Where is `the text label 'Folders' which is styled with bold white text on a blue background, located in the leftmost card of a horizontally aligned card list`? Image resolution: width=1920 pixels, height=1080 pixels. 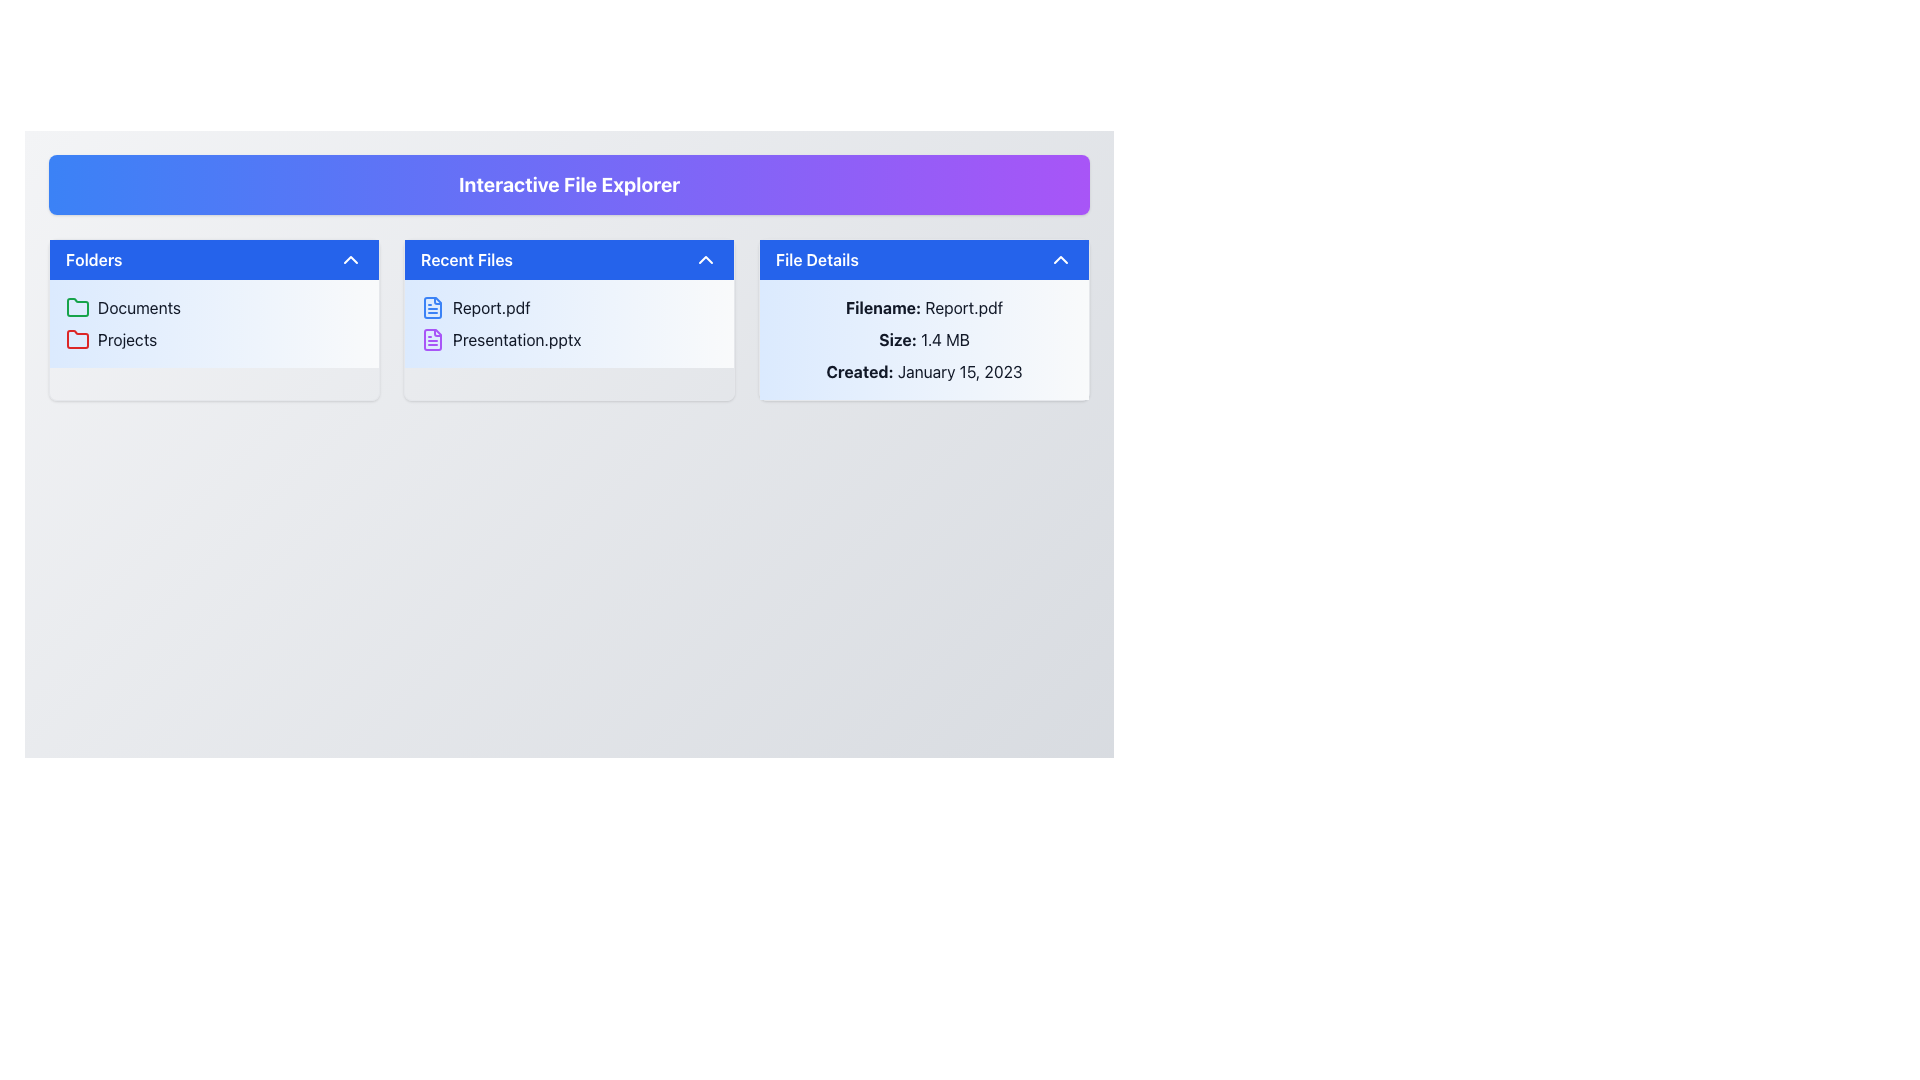
the text label 'Folders' which is styled with bold white text on a blue background, located in the leftmost card of a horizontally aligned card list is located at coordinates (93, 258).